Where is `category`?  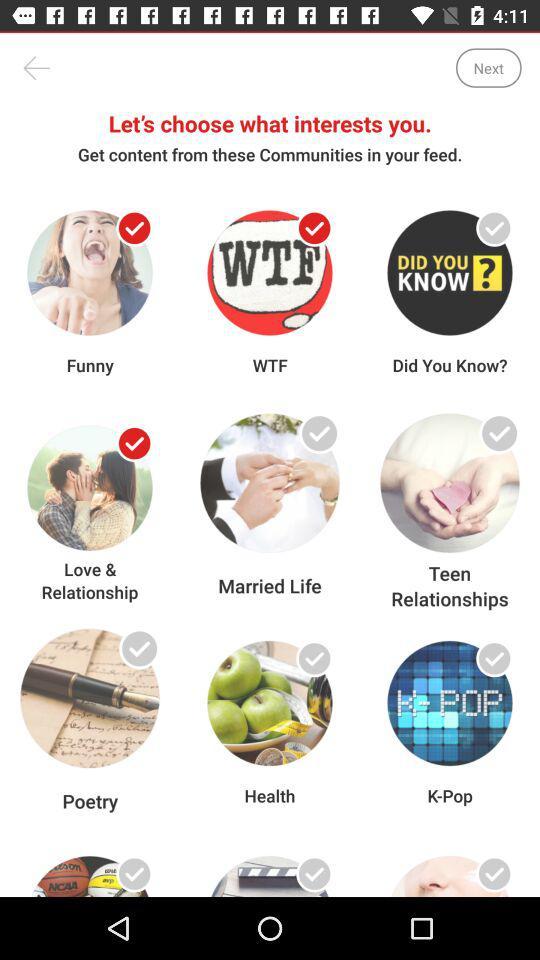 category is located at coordinates (493, 443).